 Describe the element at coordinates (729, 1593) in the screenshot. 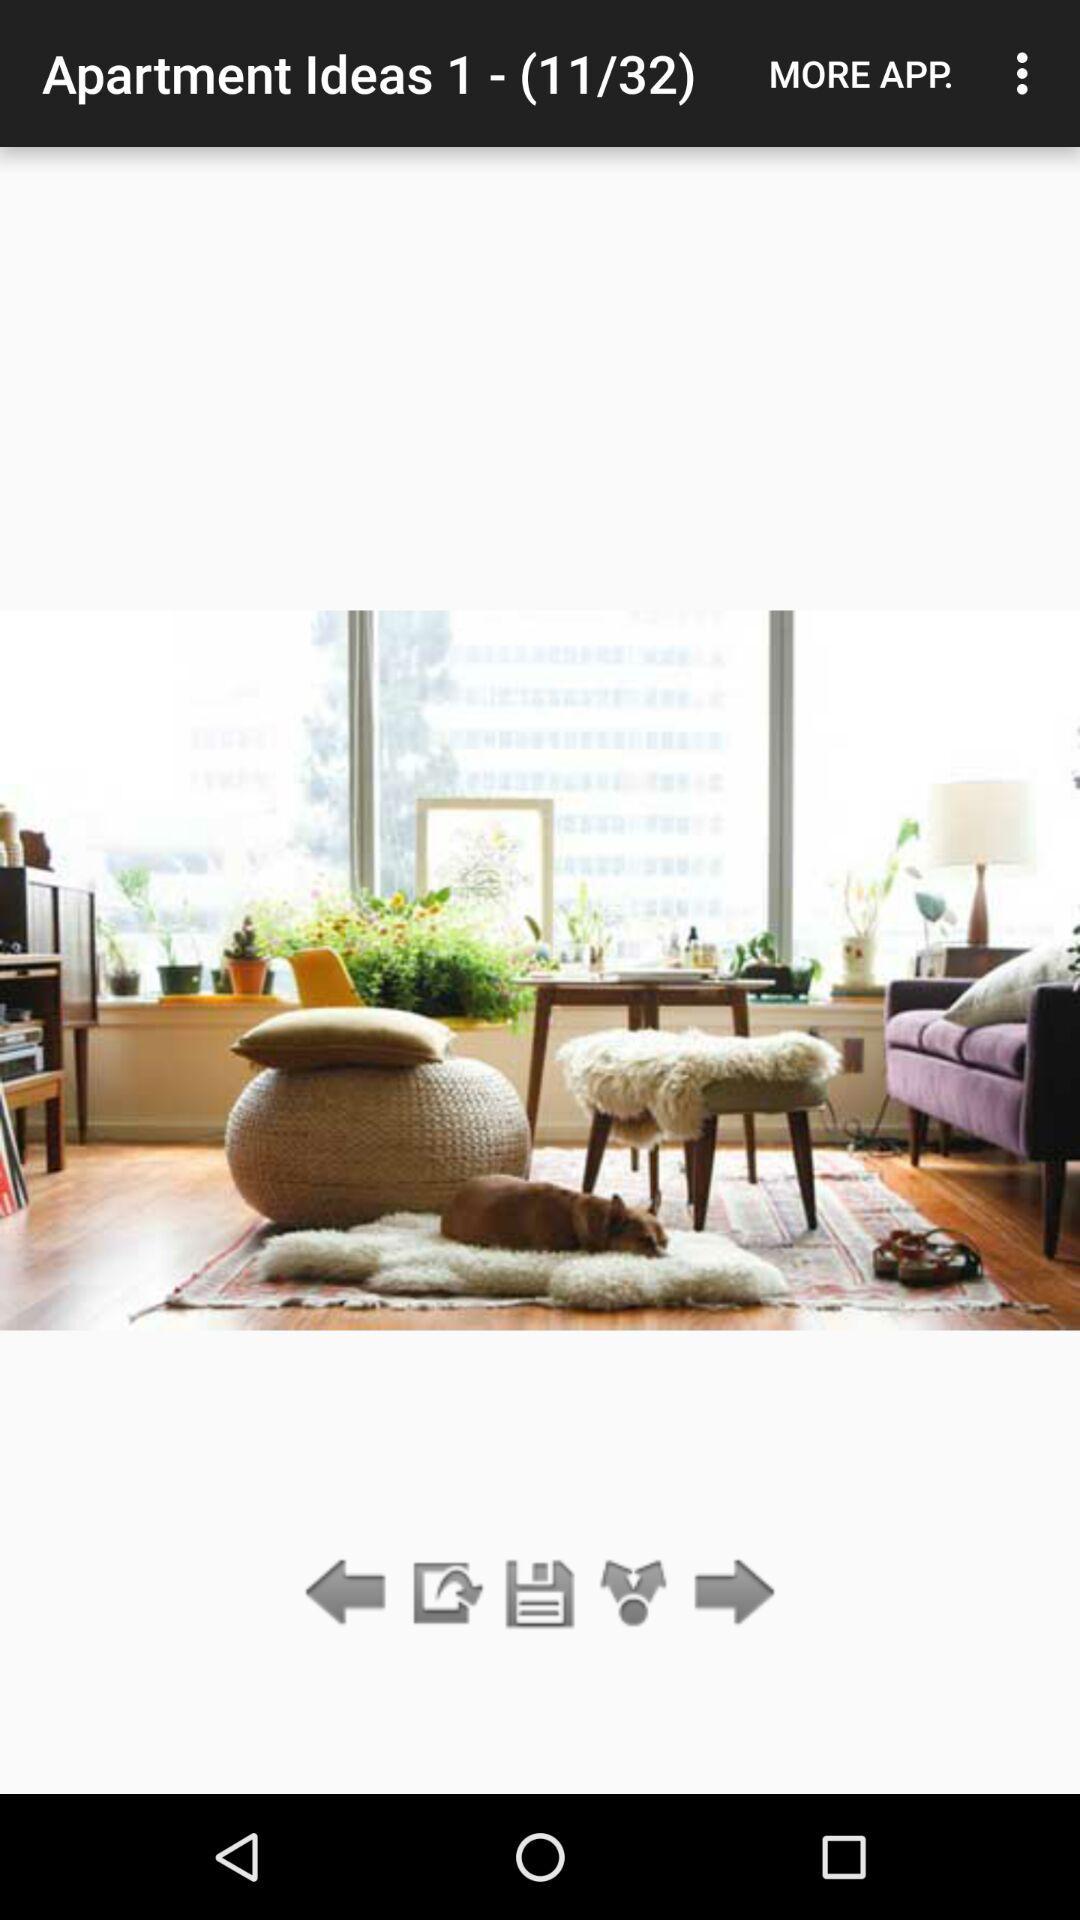

I see `item at the bottom right corner` at that location.